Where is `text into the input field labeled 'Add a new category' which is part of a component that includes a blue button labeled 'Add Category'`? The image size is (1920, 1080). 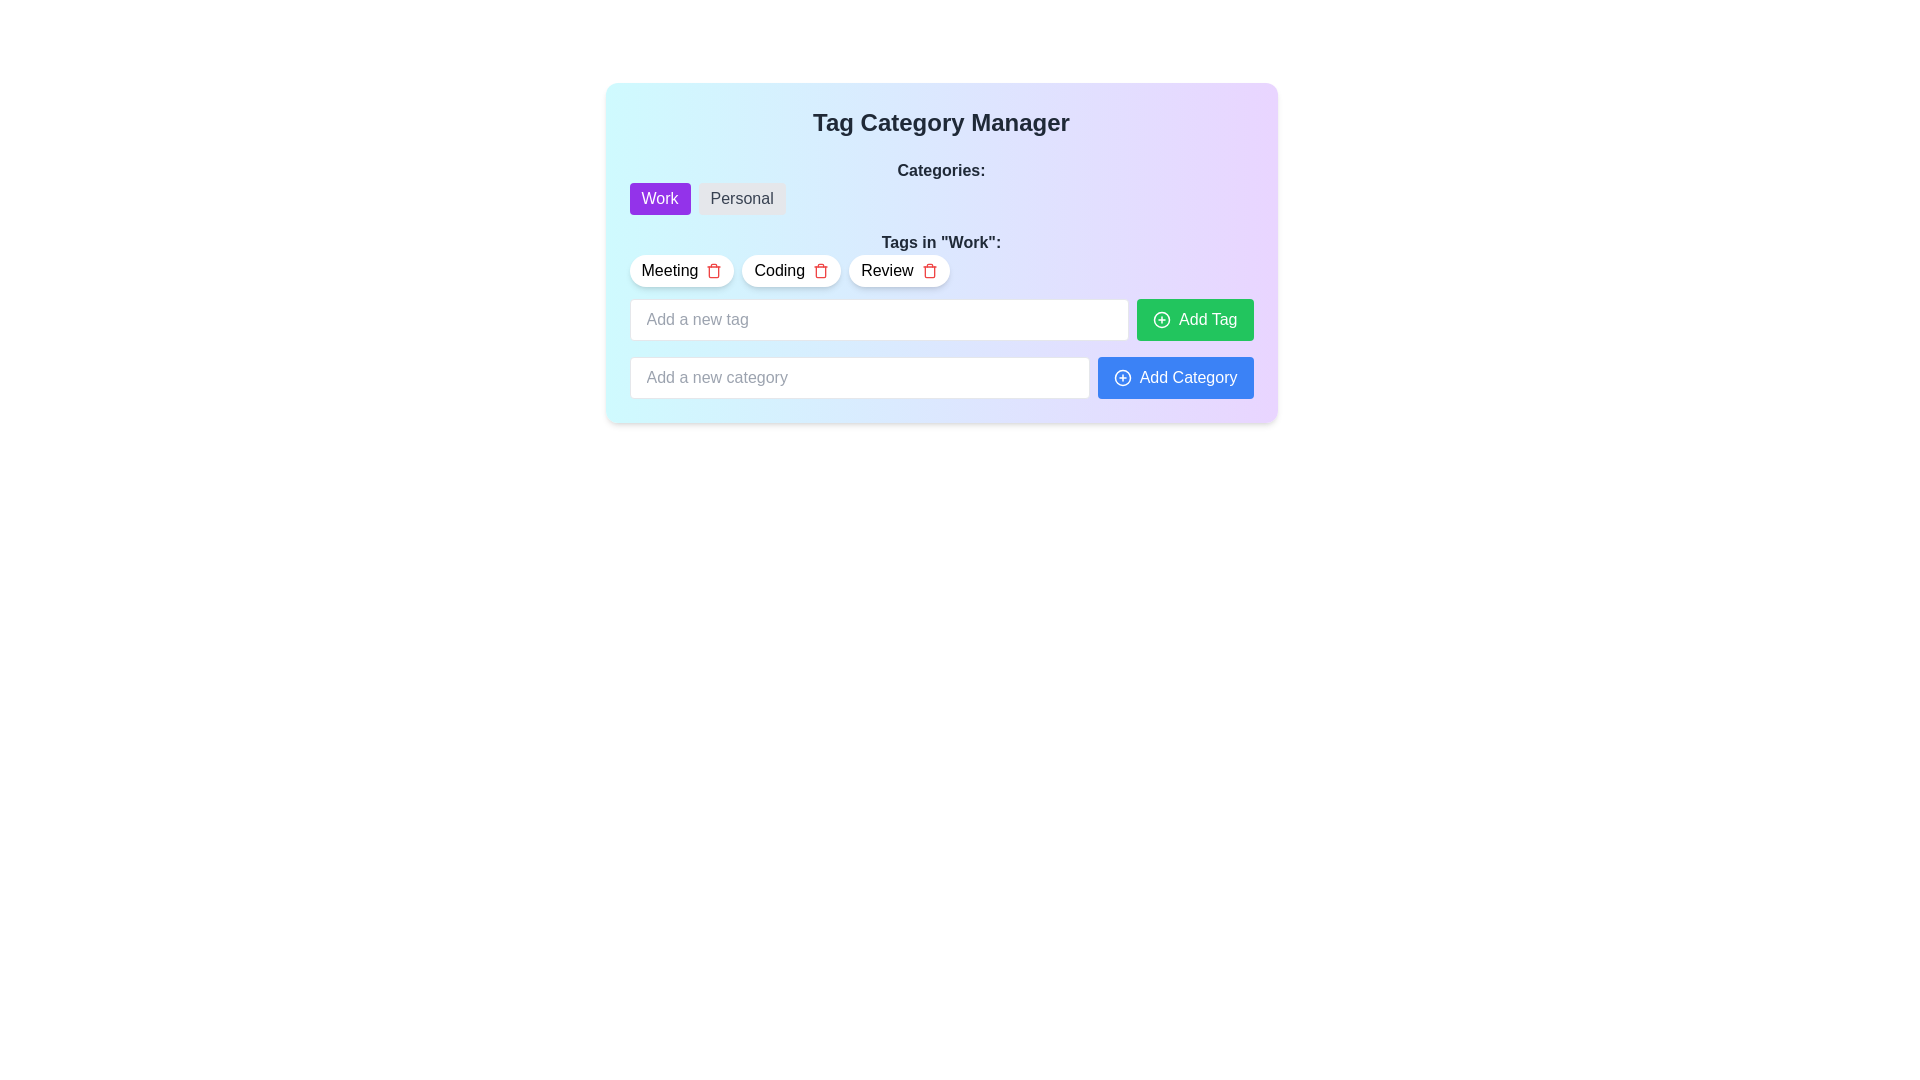
text into the input field labeled 'Add a new category' which is part of a component that includes a blue button labeled 'Add Category' is located at coordinates (940, 378).